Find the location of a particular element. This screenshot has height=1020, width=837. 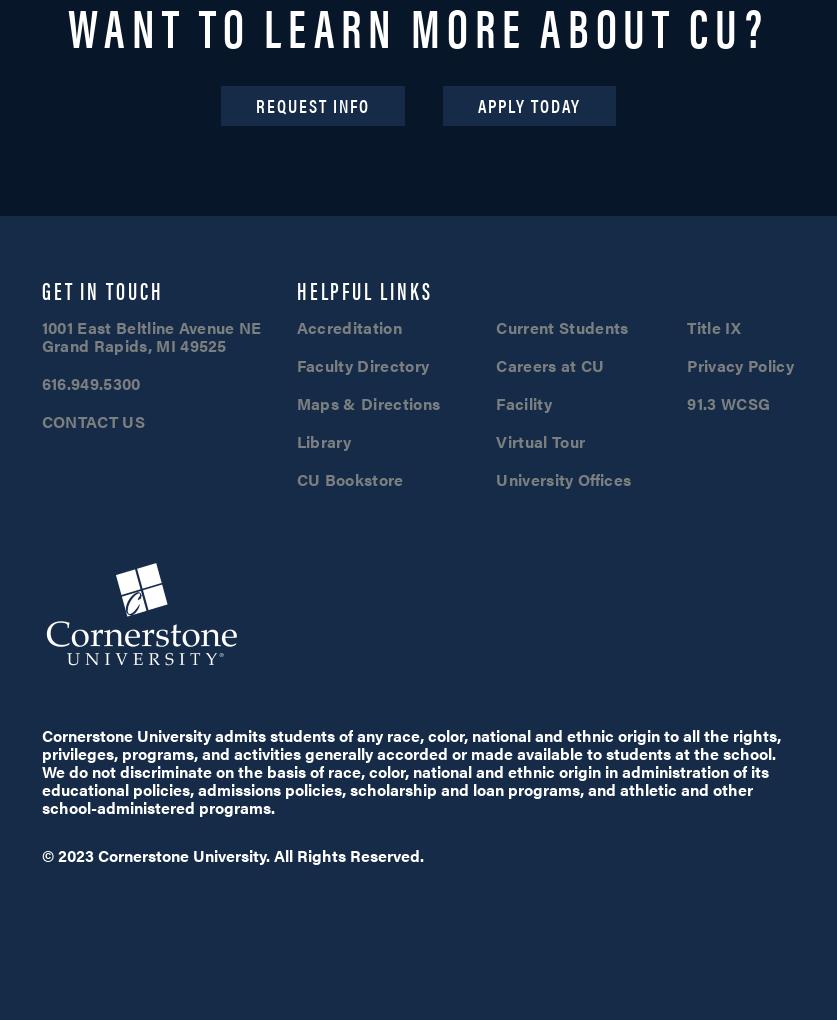

'Helpful Links' is located at coordinates (364, 288).